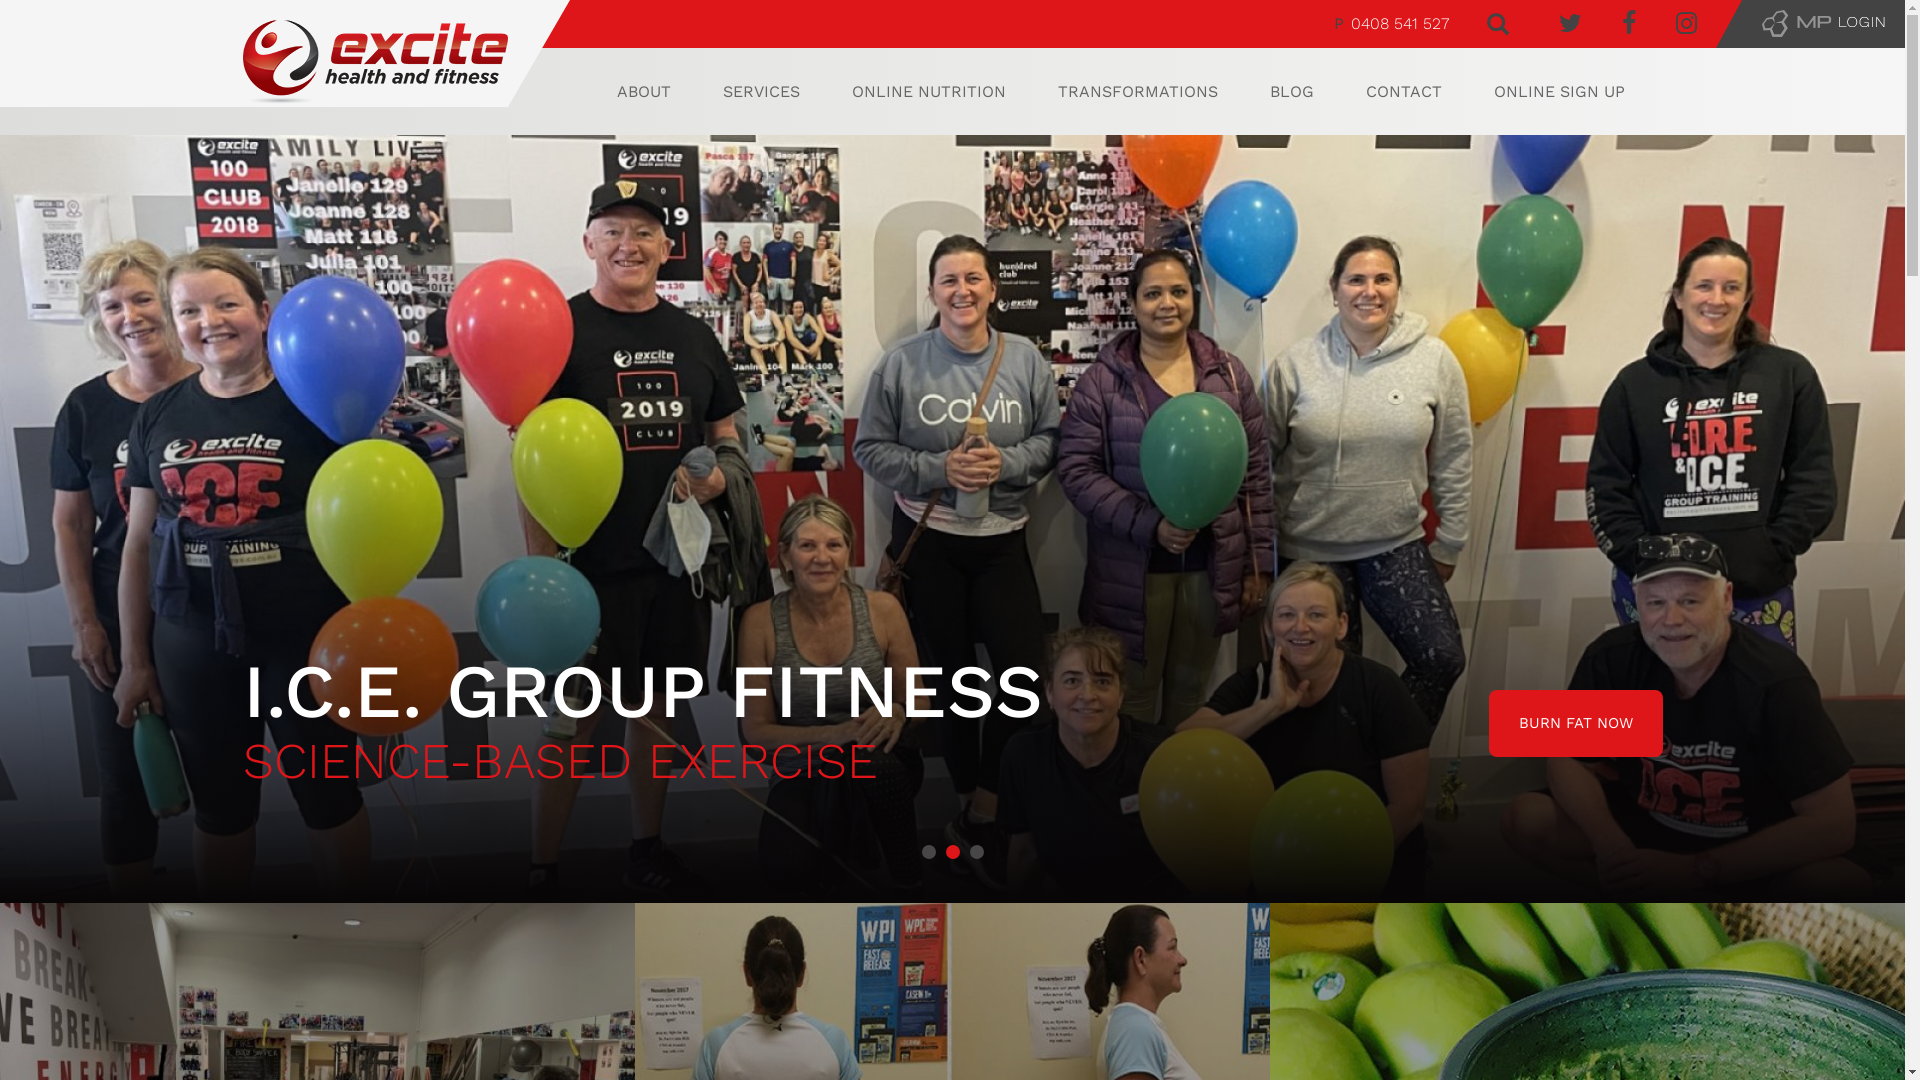  I want to click on 'BLOG', so click(1291, 91).